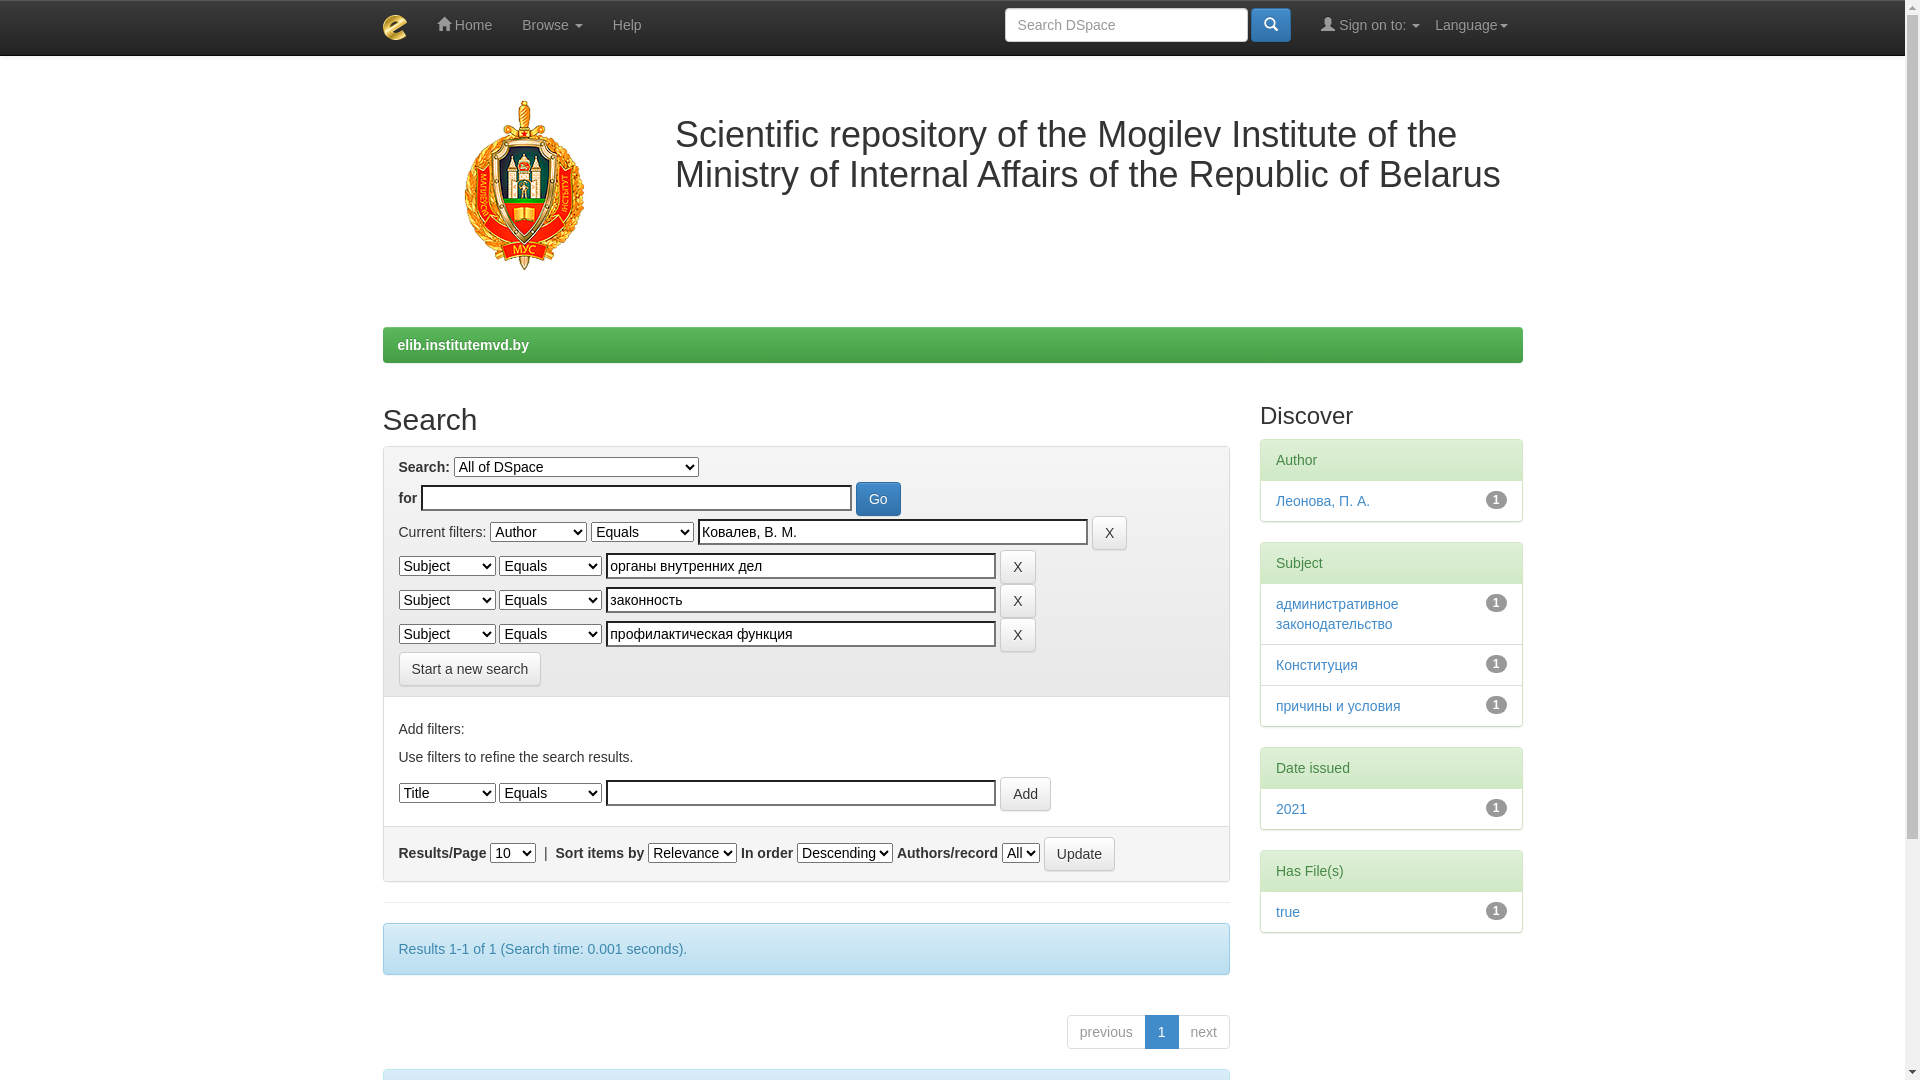 The width and height of the screenshot is (1920, 1080). What do you see at coordinates (421, 24) in the screenshot?
I see `'Home'` at bounding box center [421, 24].